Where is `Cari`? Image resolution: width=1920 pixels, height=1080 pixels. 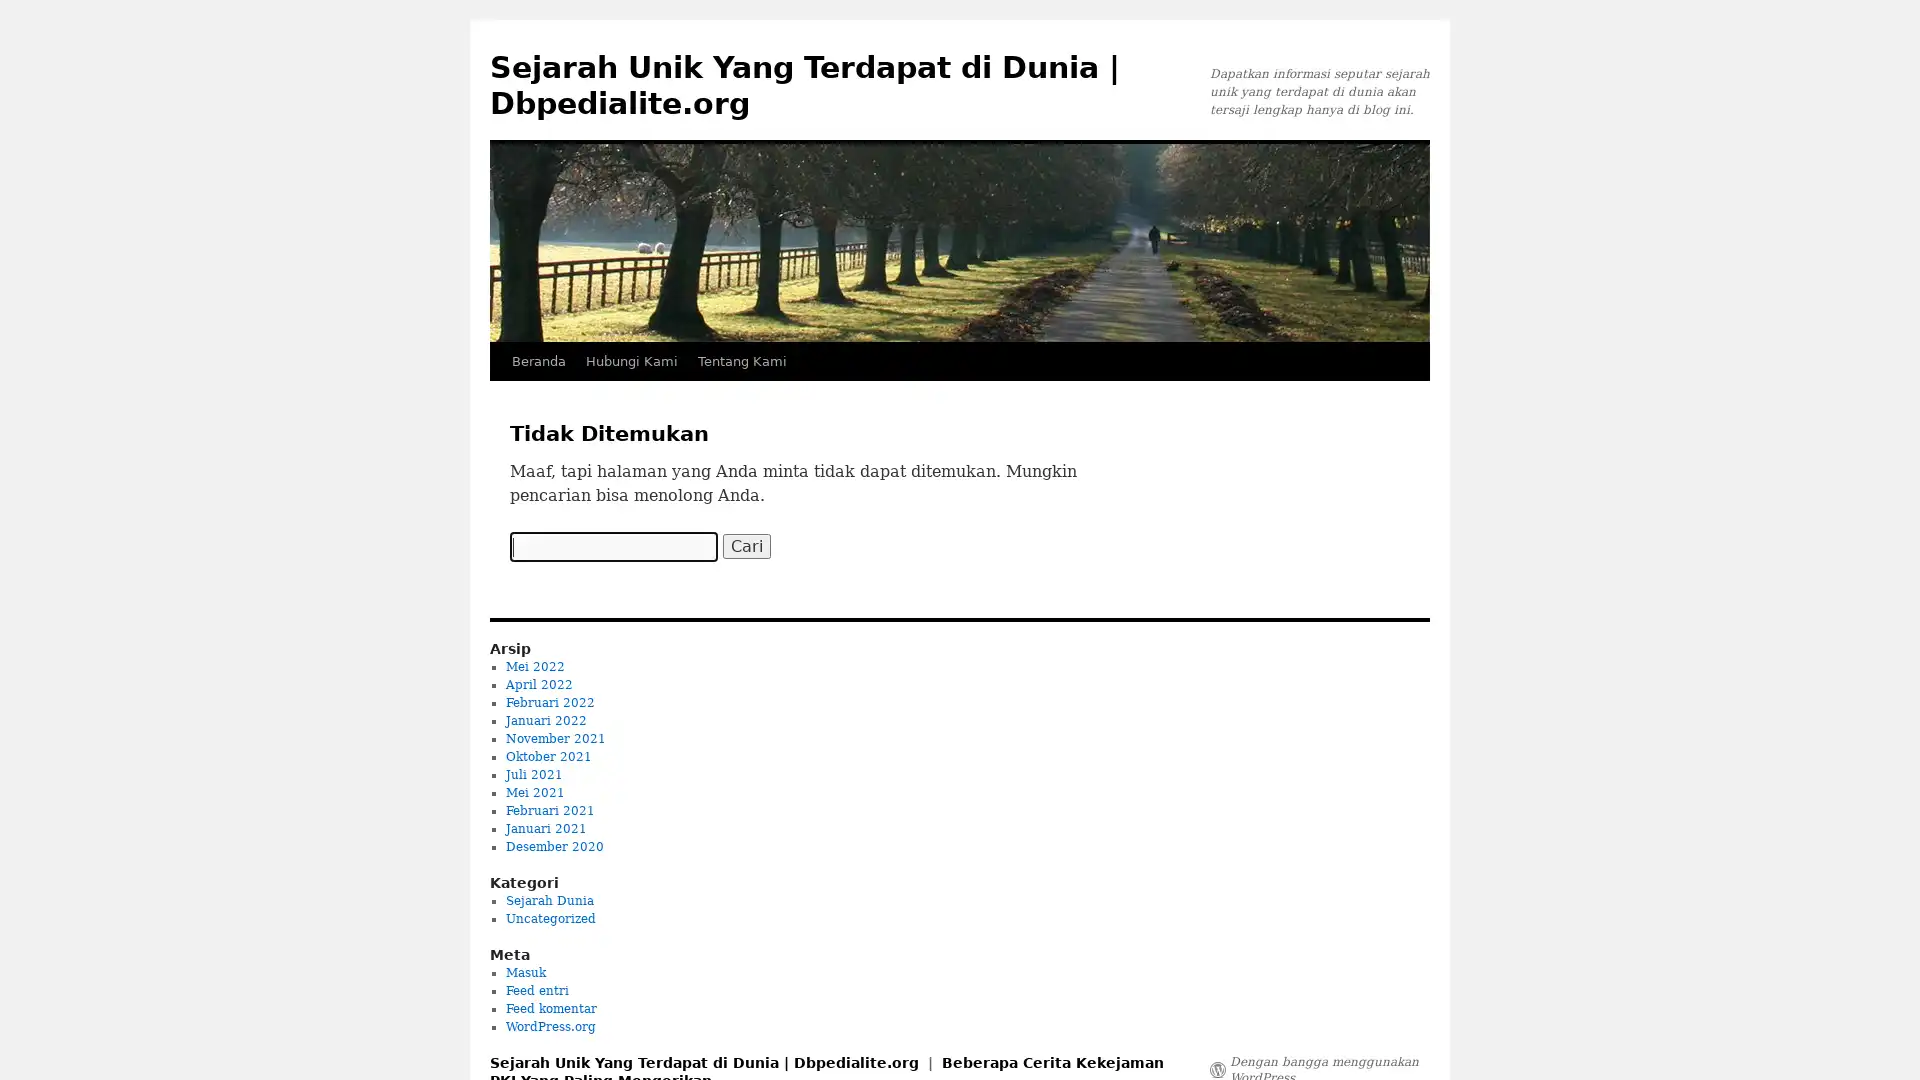 Cari is located at coordinates (746, 546).